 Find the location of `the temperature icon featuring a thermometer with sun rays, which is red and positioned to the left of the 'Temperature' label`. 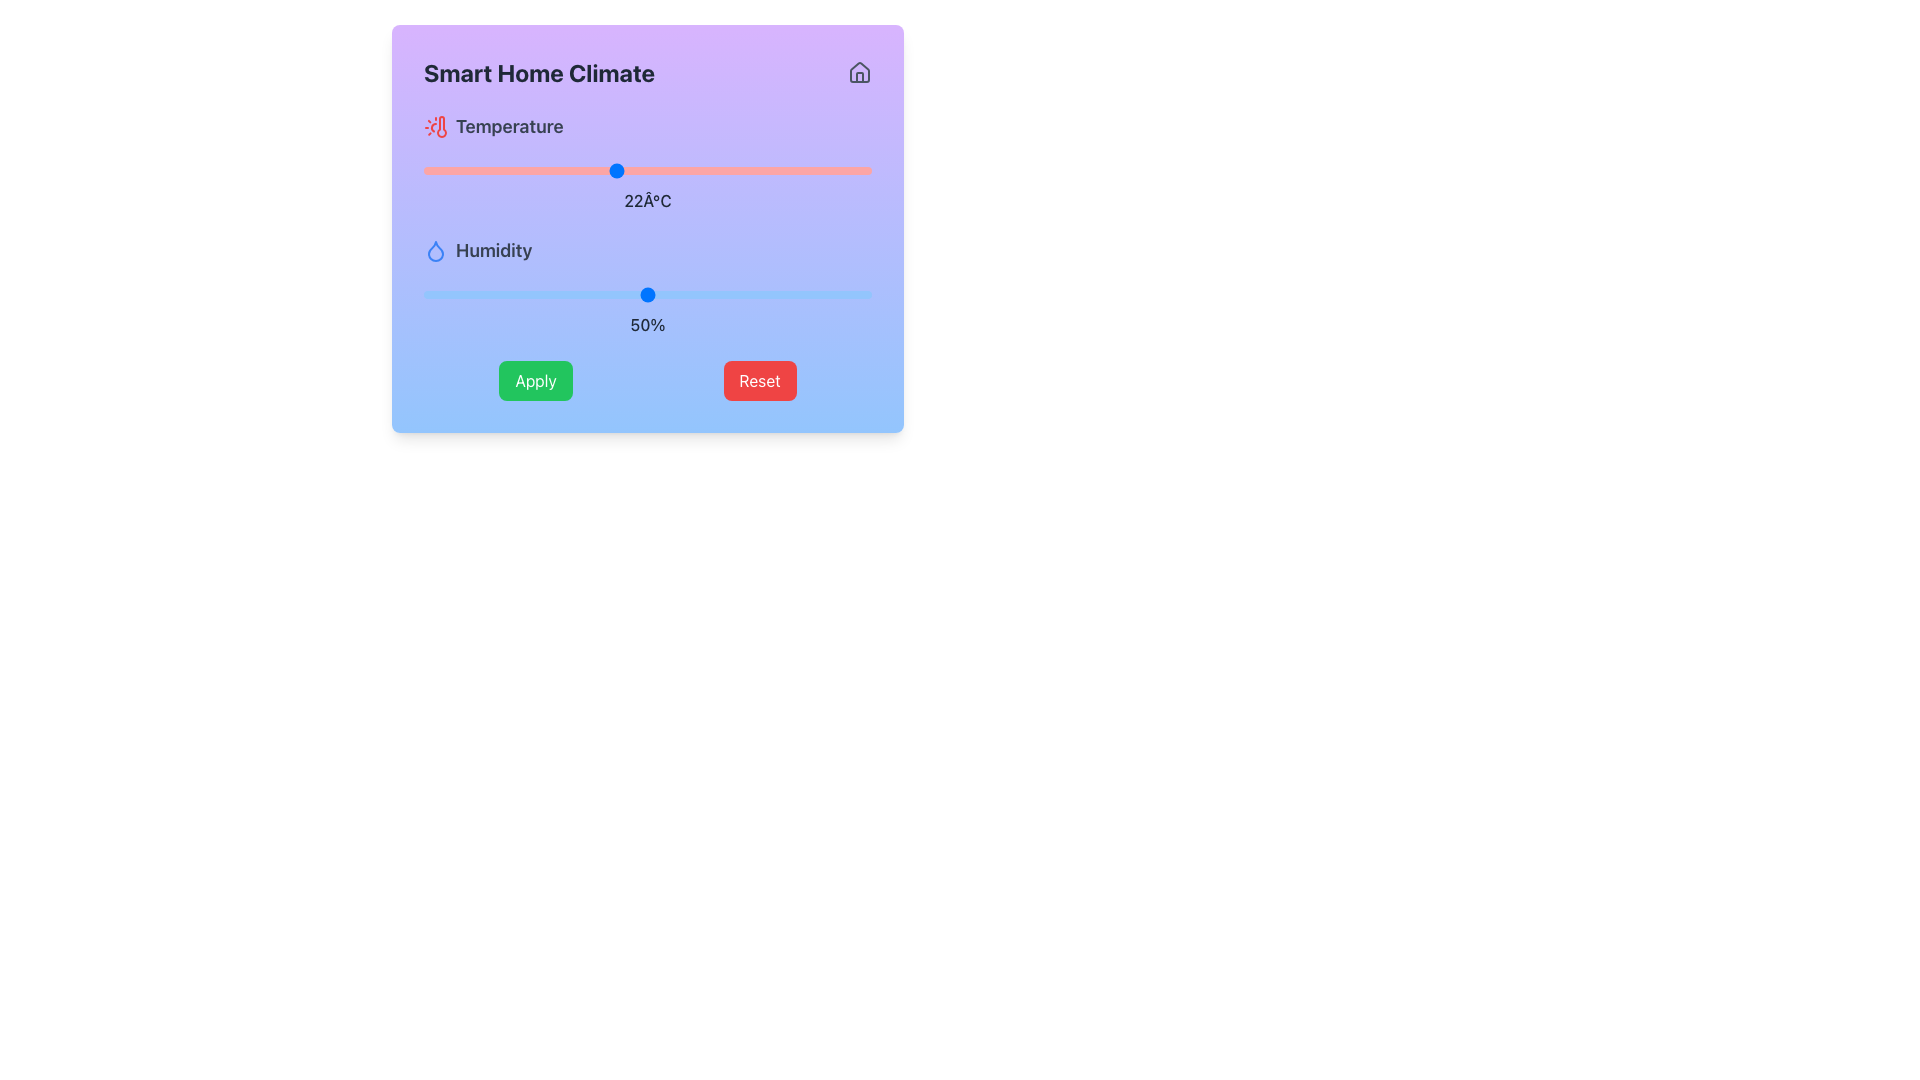

the temperature icon featuring a thermometer with sun rays, which is red and positioned to the left of the 'Temperature' label is located at coordinates (435, 127).